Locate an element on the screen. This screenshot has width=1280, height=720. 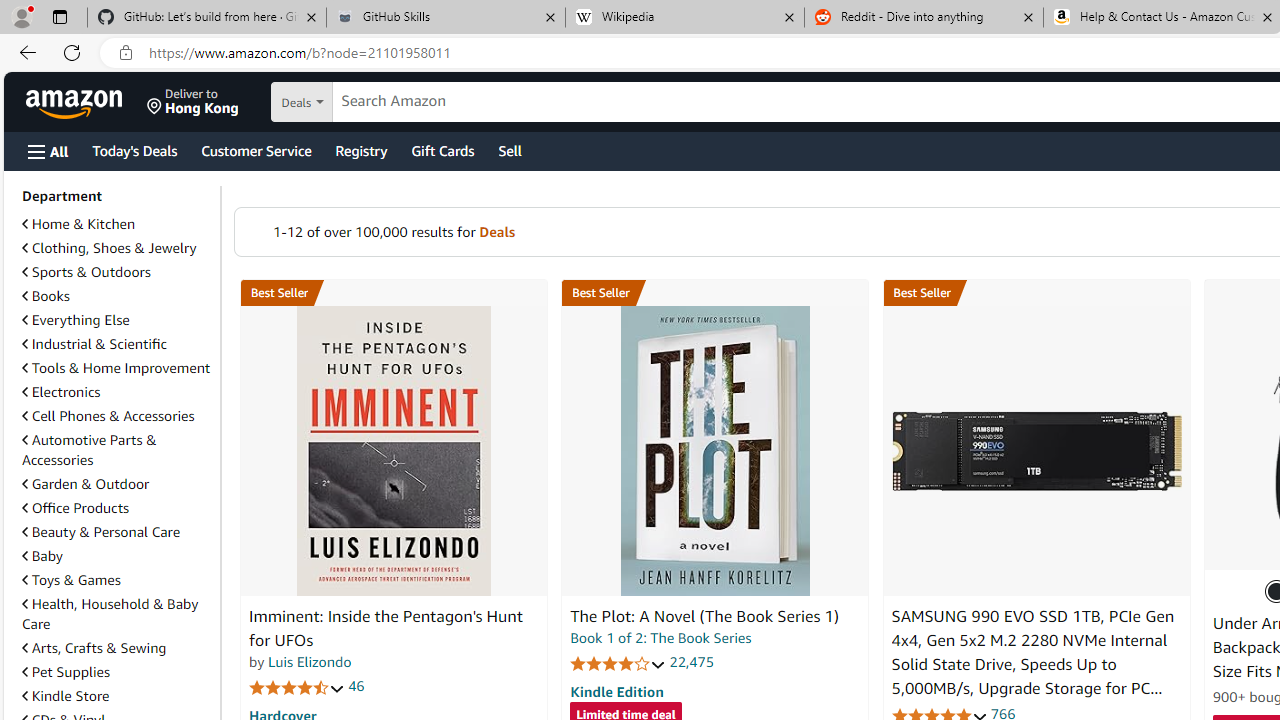
'Back' is located at coordinates (24, 51).